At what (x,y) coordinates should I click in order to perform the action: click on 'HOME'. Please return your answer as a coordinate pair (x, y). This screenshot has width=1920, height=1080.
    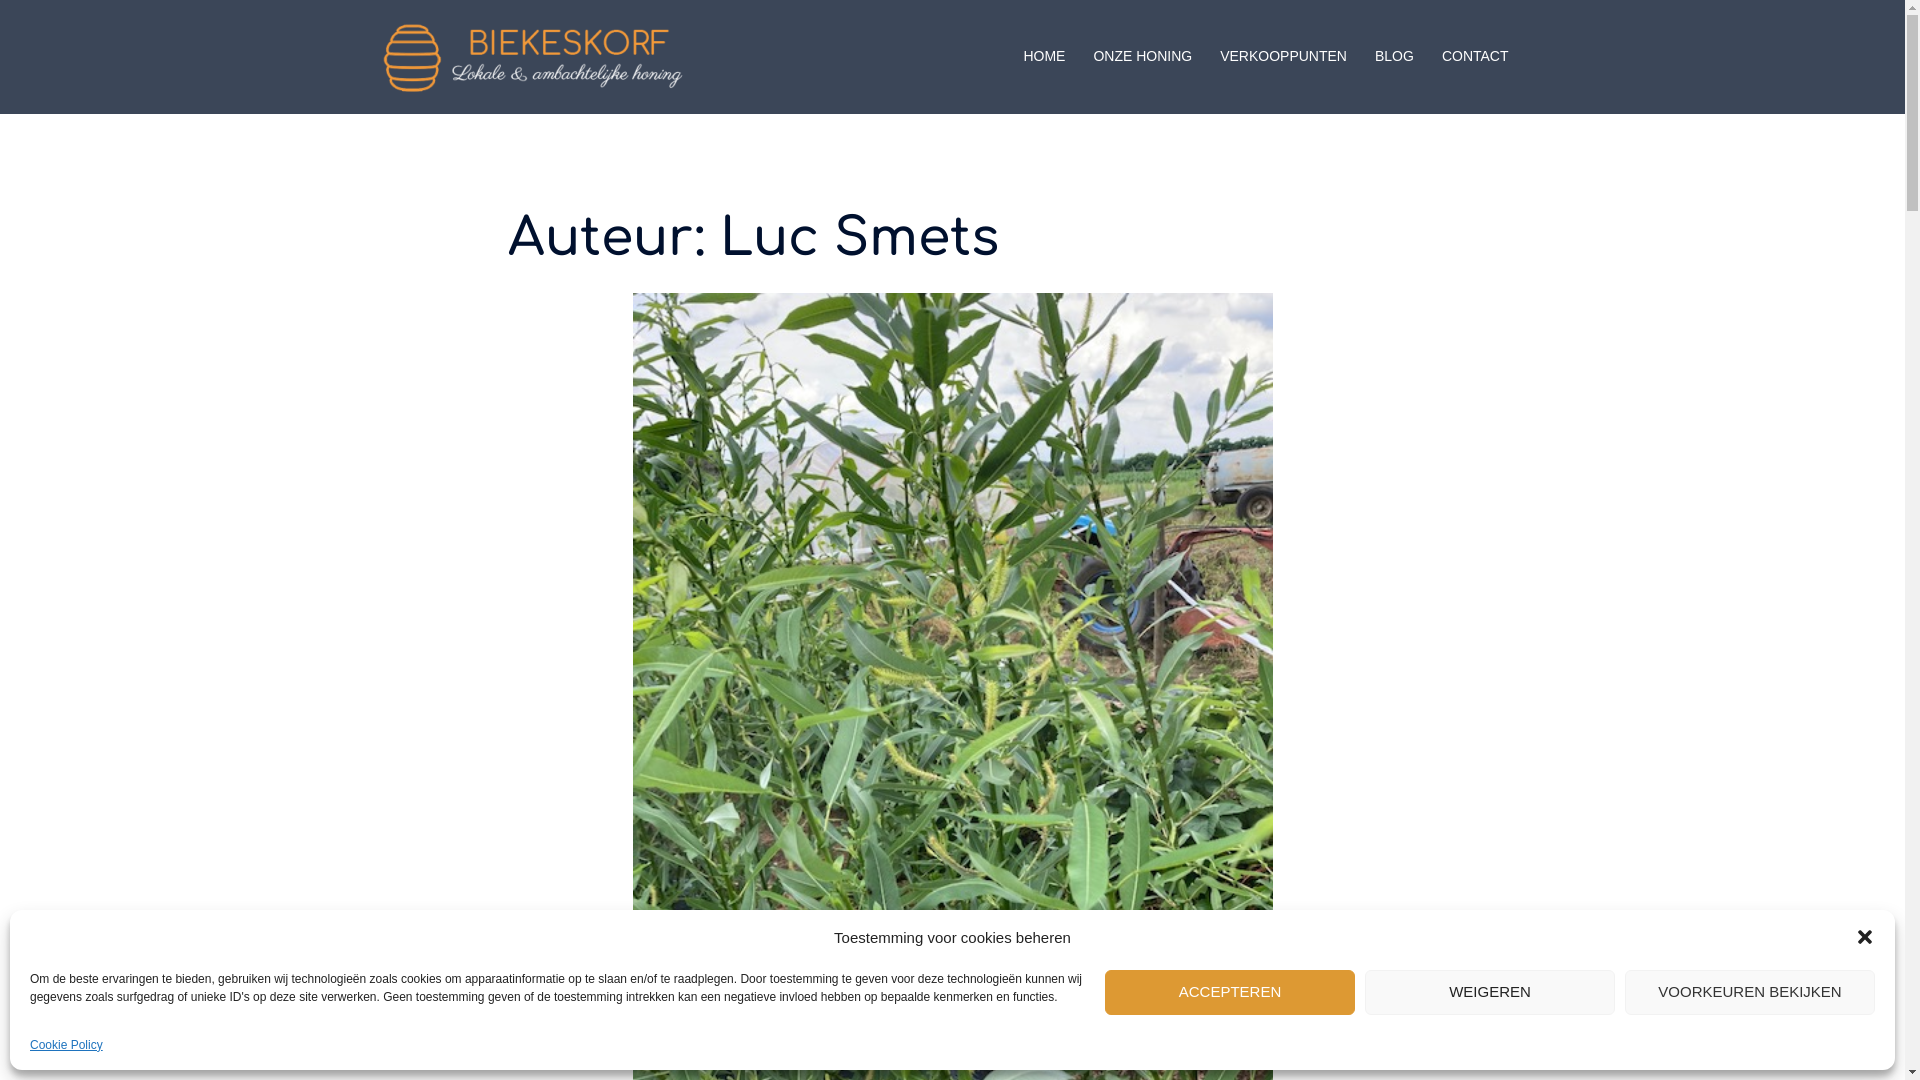
    Looking at the image, I should click on (1022, 56).